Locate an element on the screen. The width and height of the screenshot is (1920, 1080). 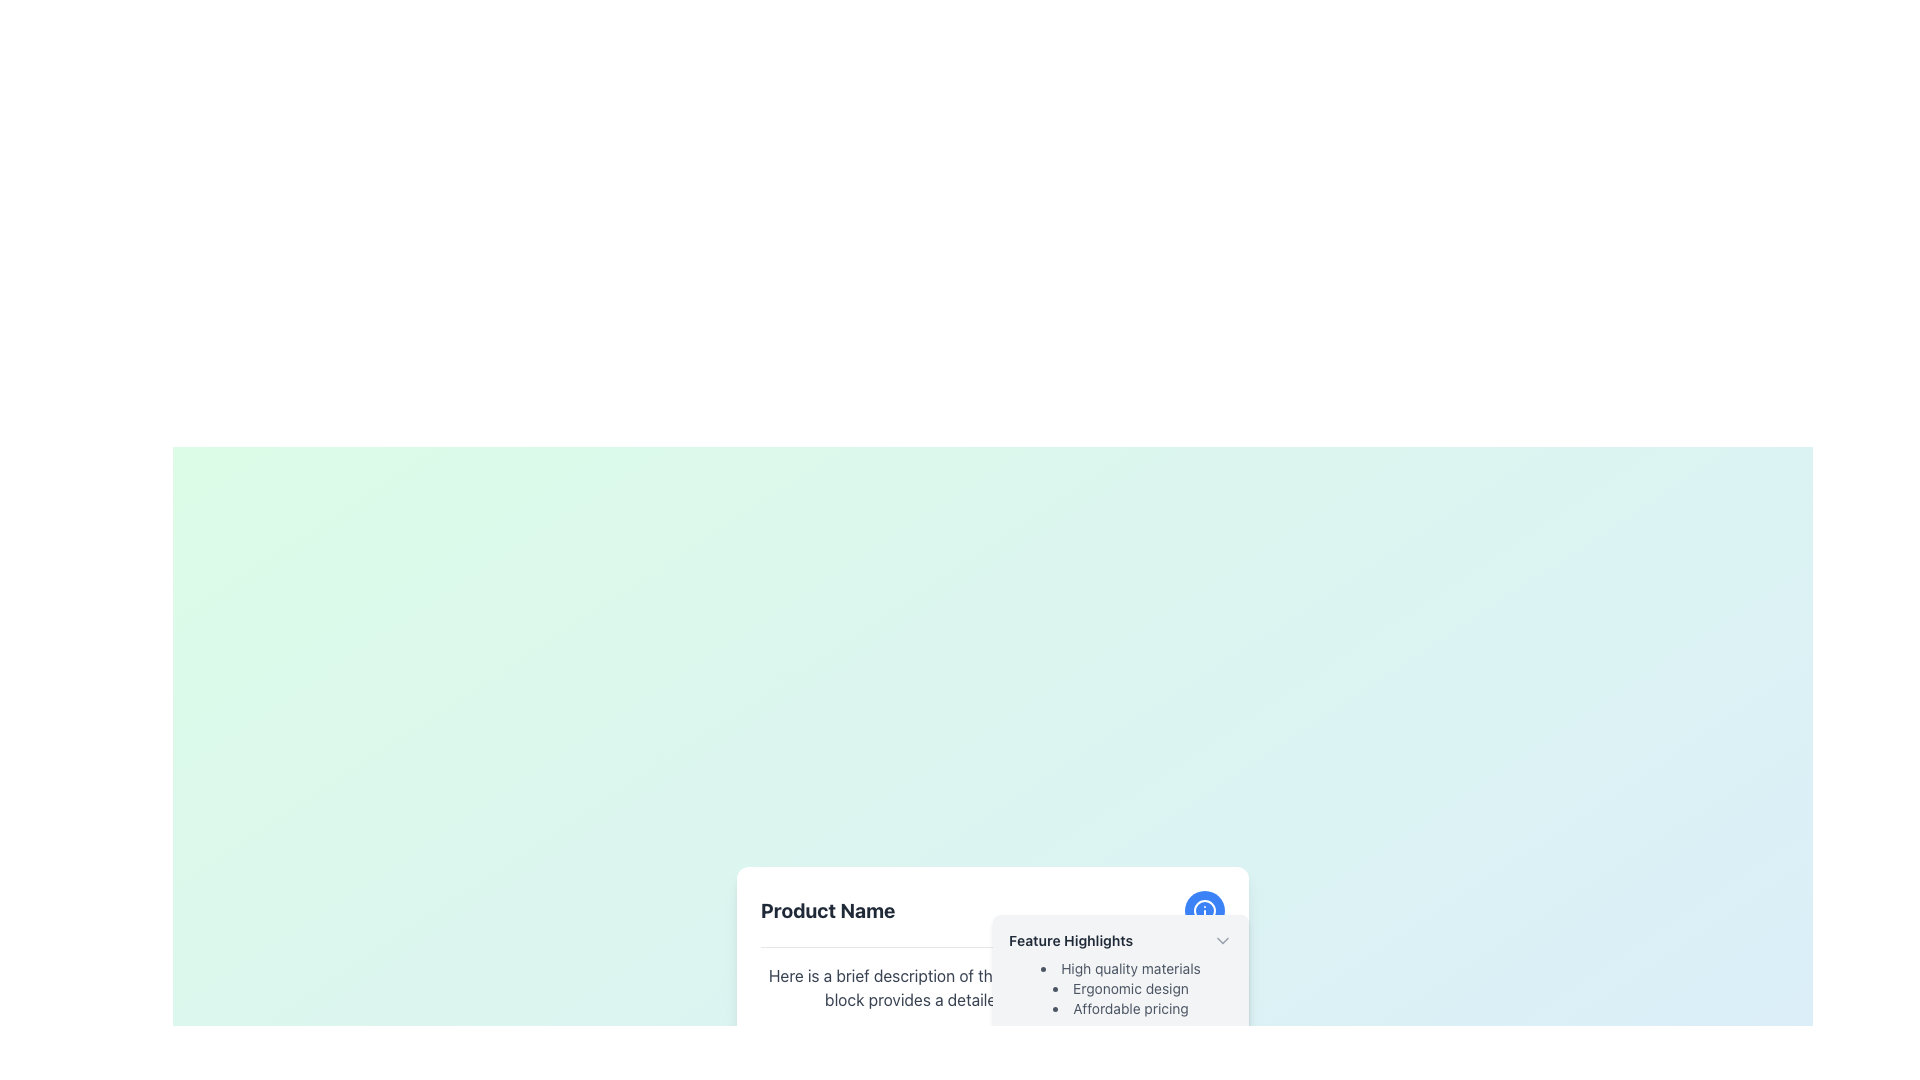
the 'High quality materials' text label, which is the first bullet point in the 'Feature Highlights' section, styled in gray color is located at coordinates (1121, 967).